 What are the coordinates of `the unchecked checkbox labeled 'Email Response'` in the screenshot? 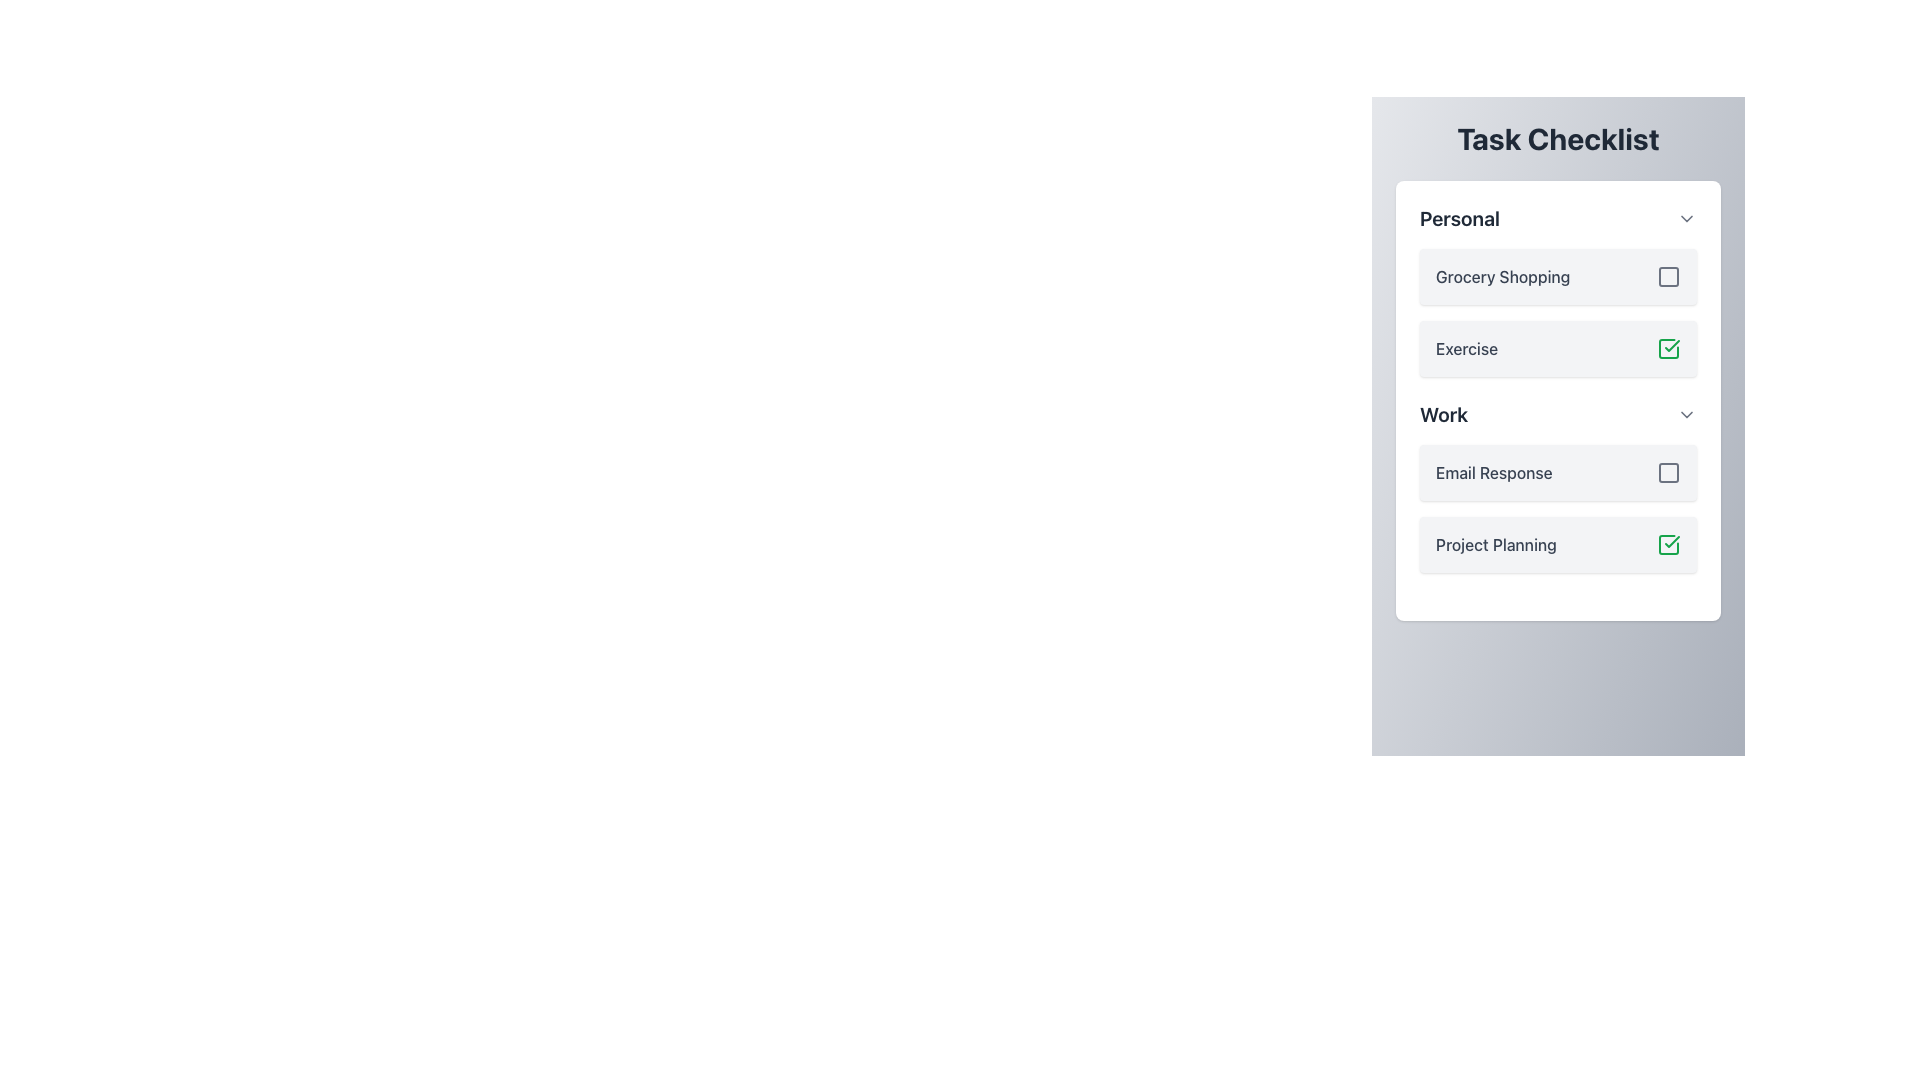 It's located at (1557, 473).